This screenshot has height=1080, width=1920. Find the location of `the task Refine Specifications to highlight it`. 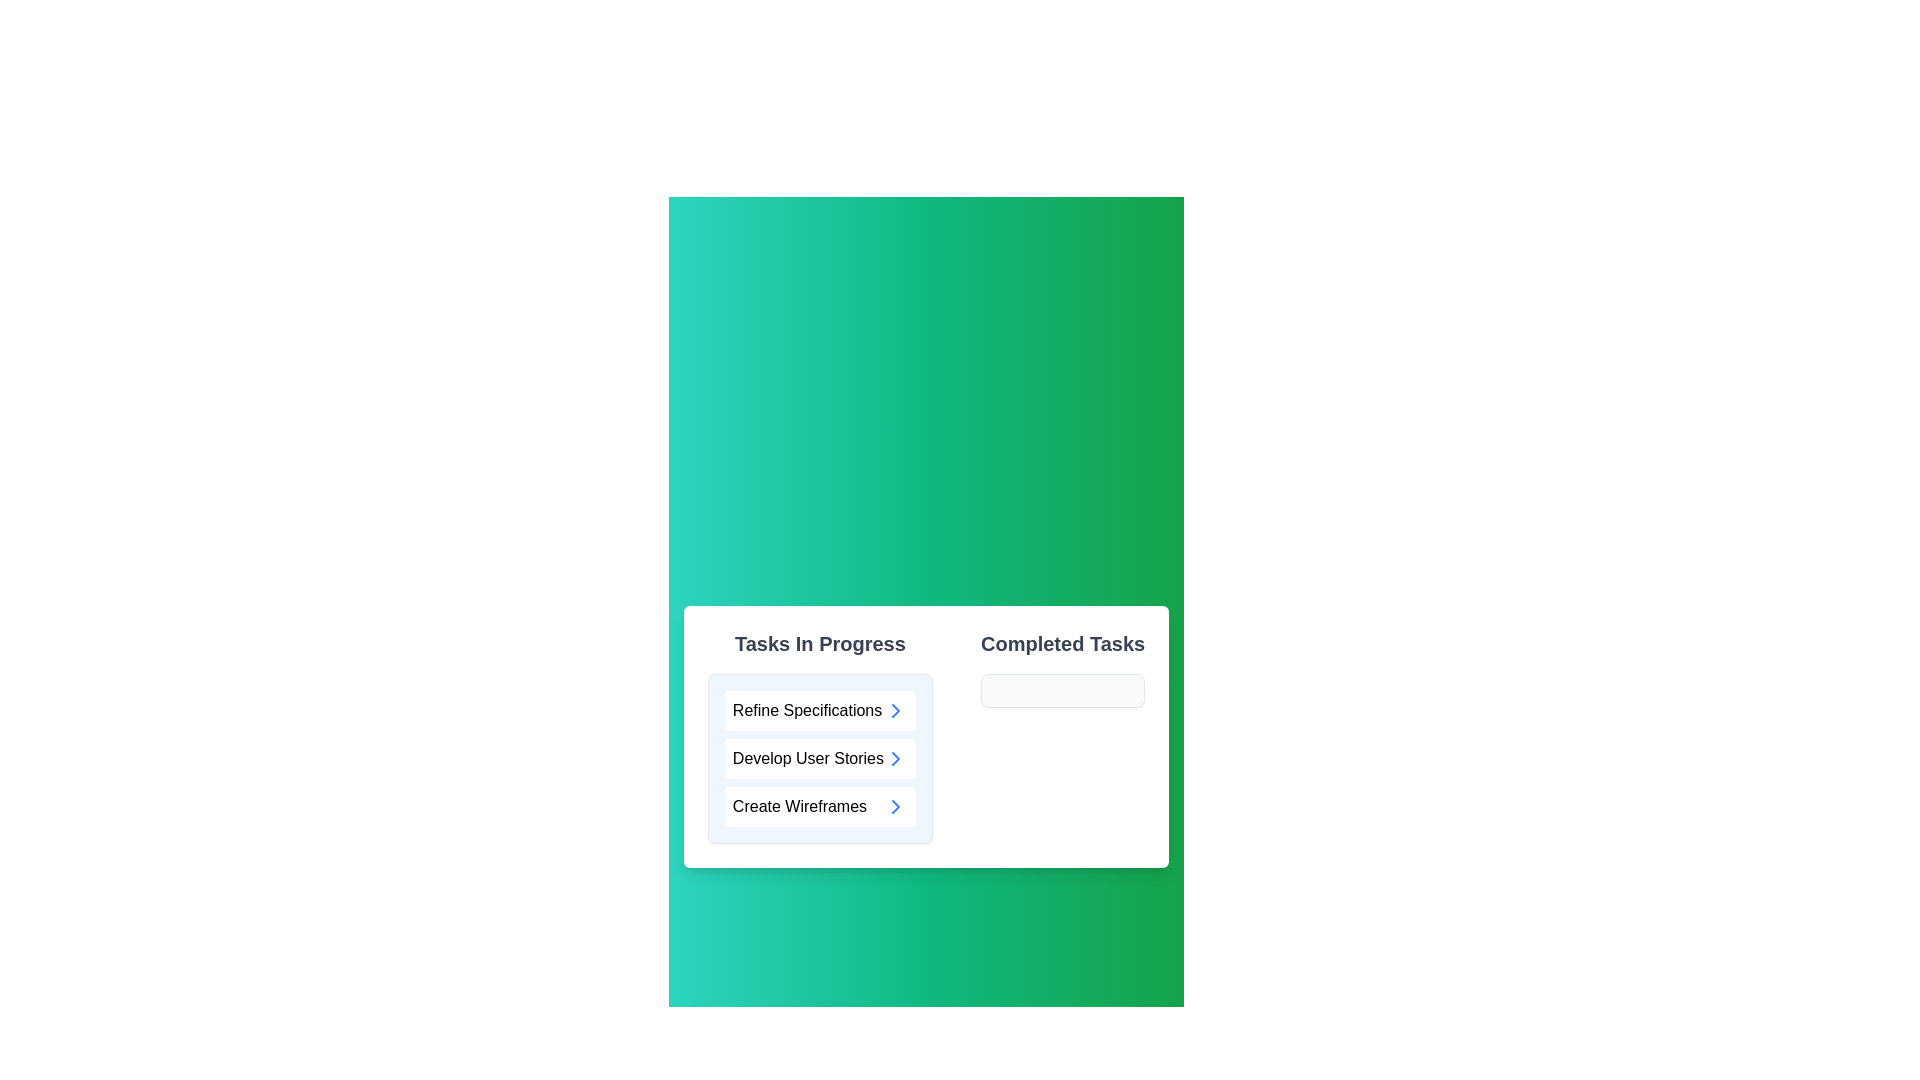

the task Refine Specifications to highlight it is located at coordinates (820, 709).